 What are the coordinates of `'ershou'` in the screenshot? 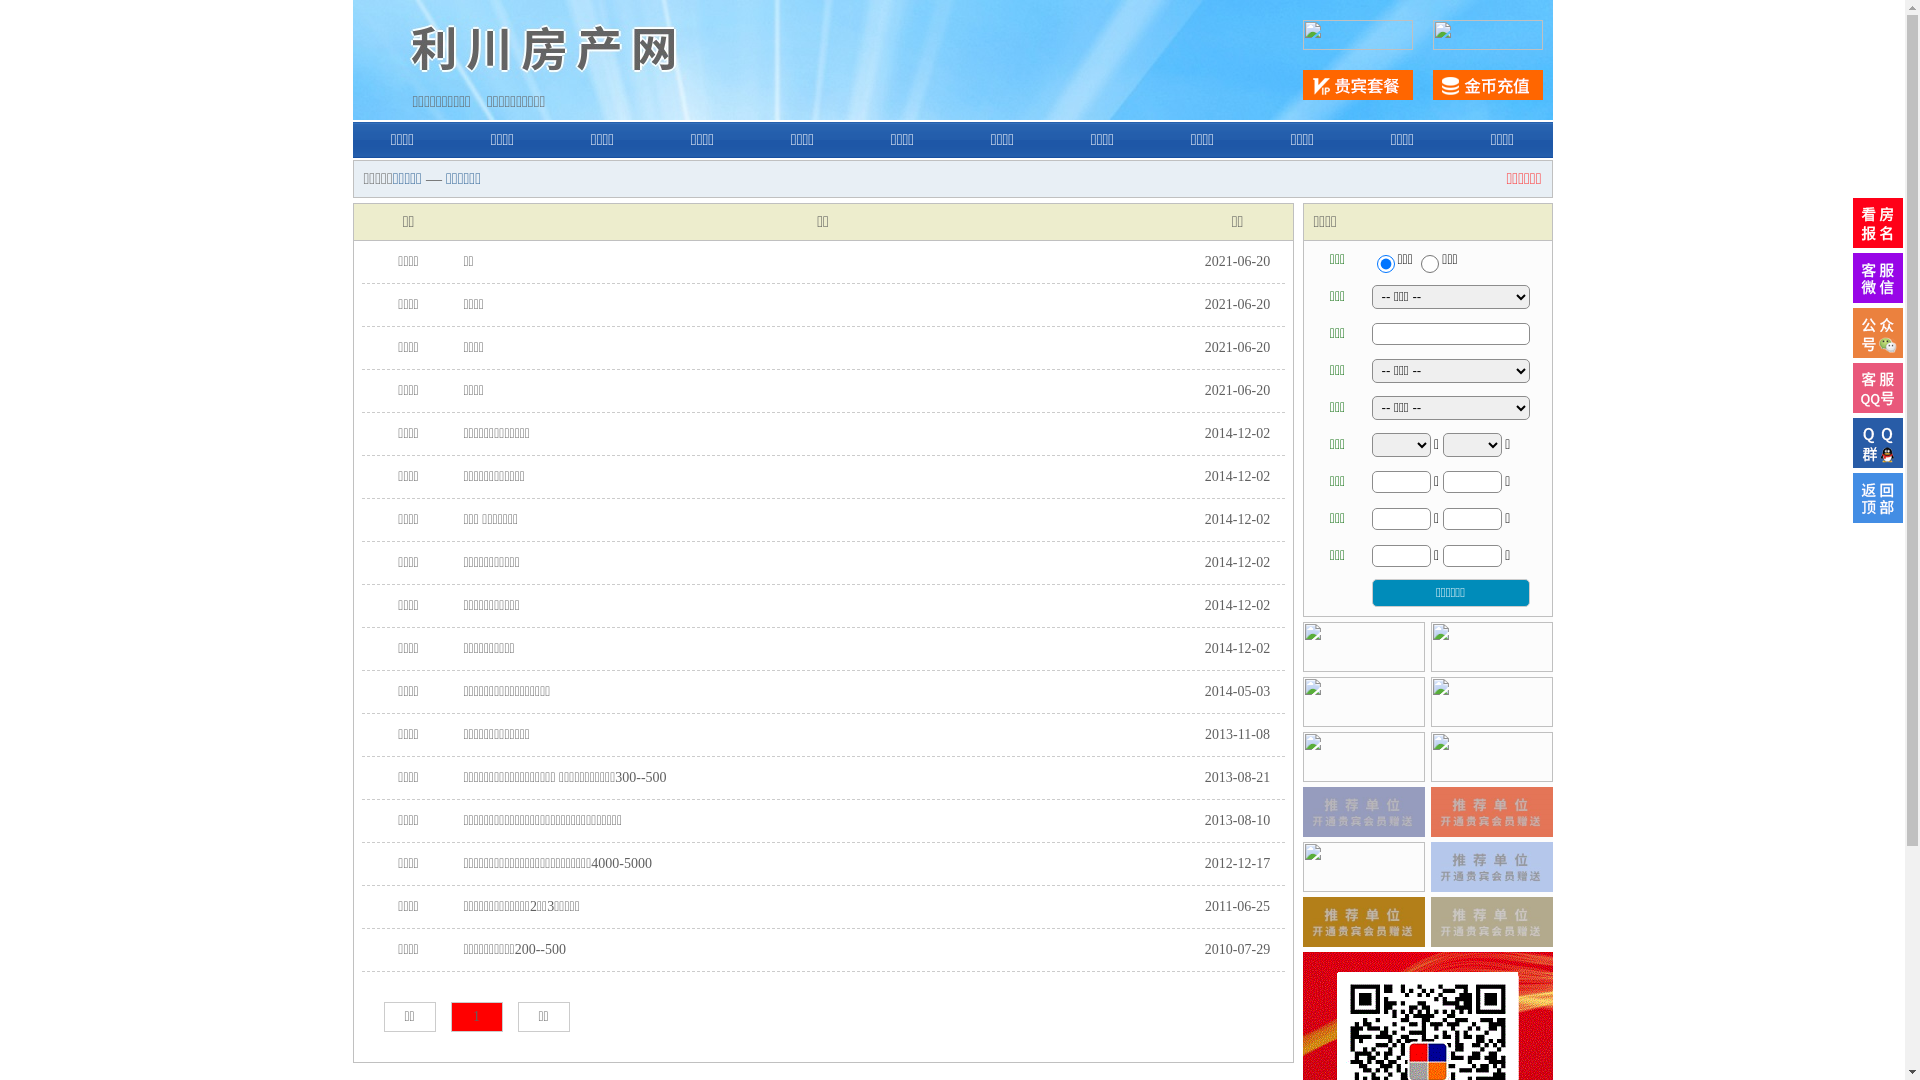 It's located at (1384, 262).